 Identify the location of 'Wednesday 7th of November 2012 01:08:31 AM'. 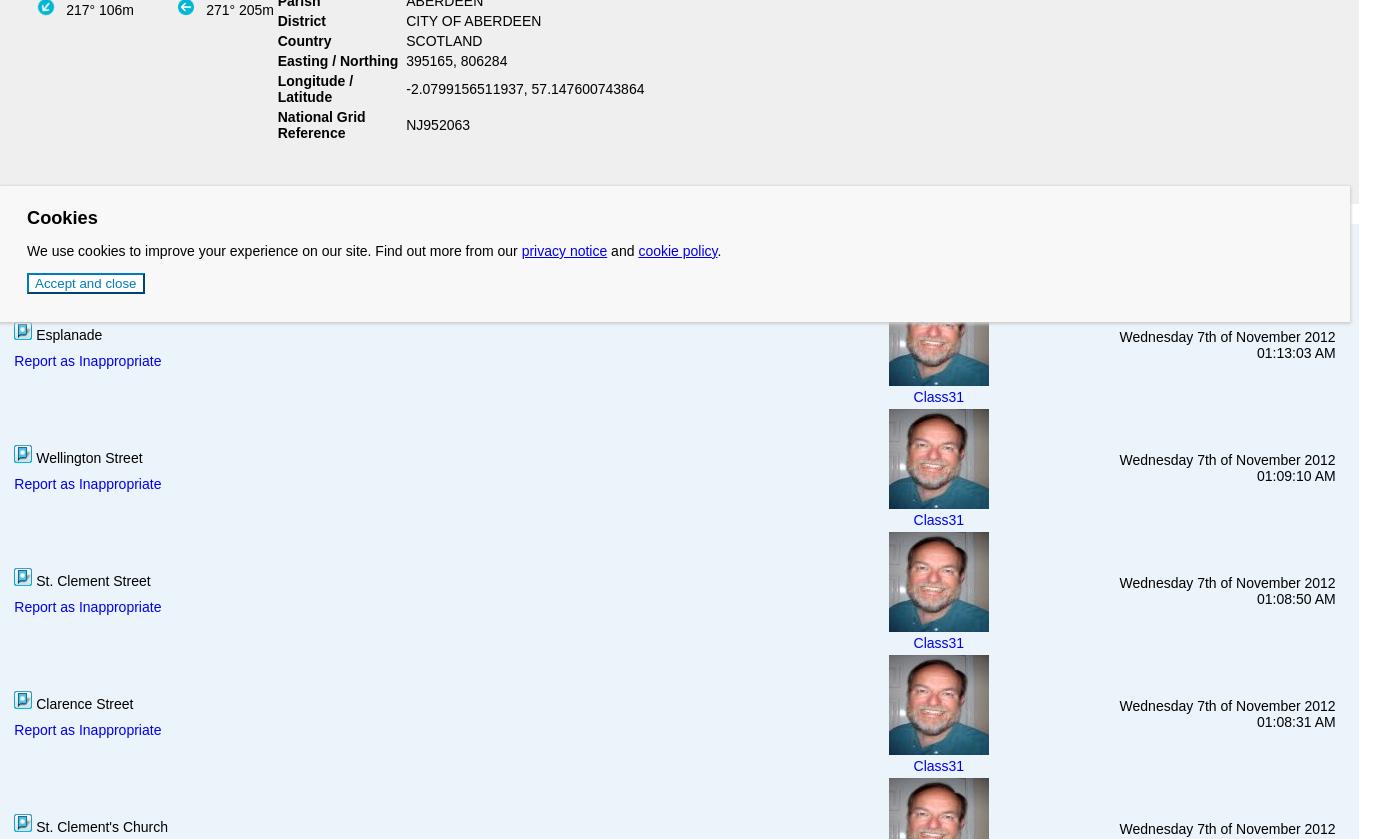
(1226, 712).